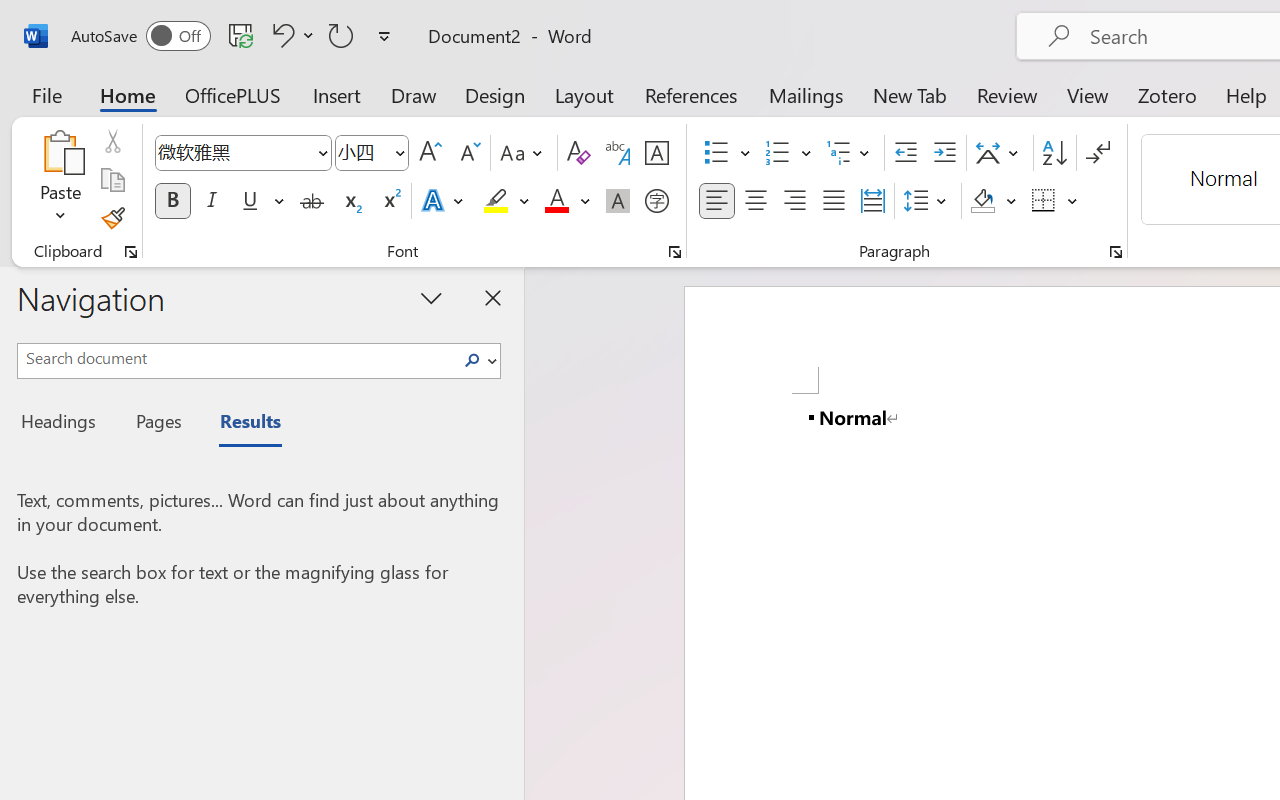  What do you see at coordinates (311, 201) in the screenshot?
I see `'Strikethrough'` at bounding box center [311, 201].